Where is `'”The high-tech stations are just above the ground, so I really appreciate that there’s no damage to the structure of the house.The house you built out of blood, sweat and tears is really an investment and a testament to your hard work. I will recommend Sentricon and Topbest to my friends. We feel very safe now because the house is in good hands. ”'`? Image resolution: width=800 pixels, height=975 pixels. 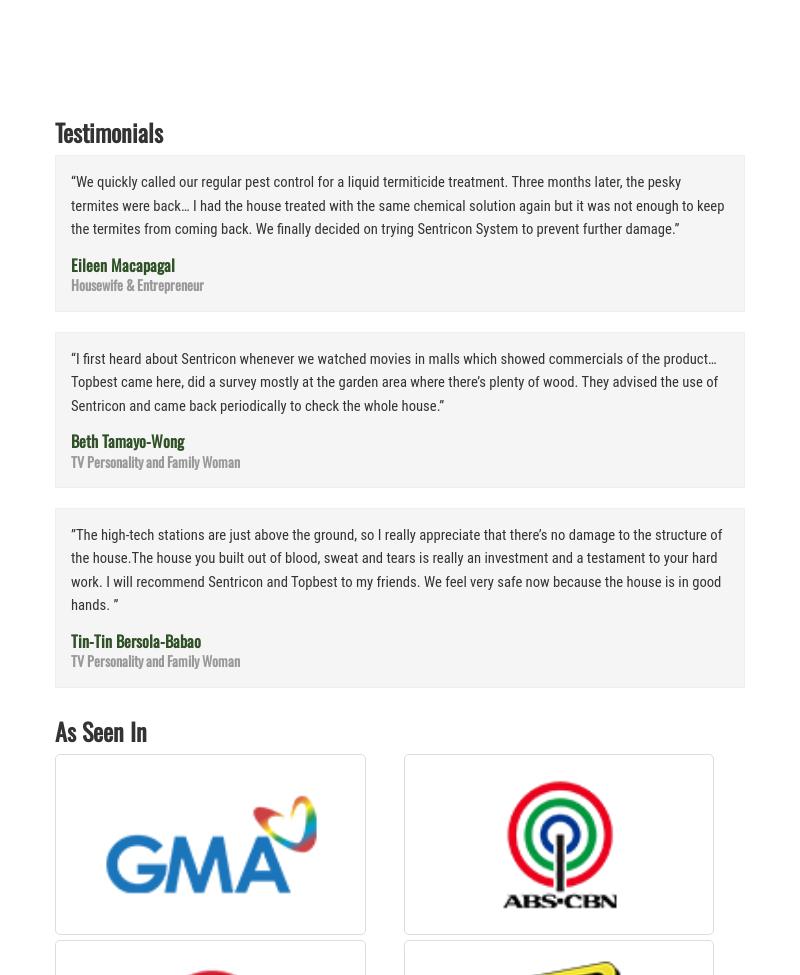 '”The high-tech stations are just above the ground, so I really appreciate that there’s no damage to the structure of the house.The house you built out of blood, sweat and tears is really an investment and a testament to your hard work. I will recommend Sentricon and Topbest to my friends. We feel very safe now because the house is in good hands. ”' is located at coordinates (395, 568).